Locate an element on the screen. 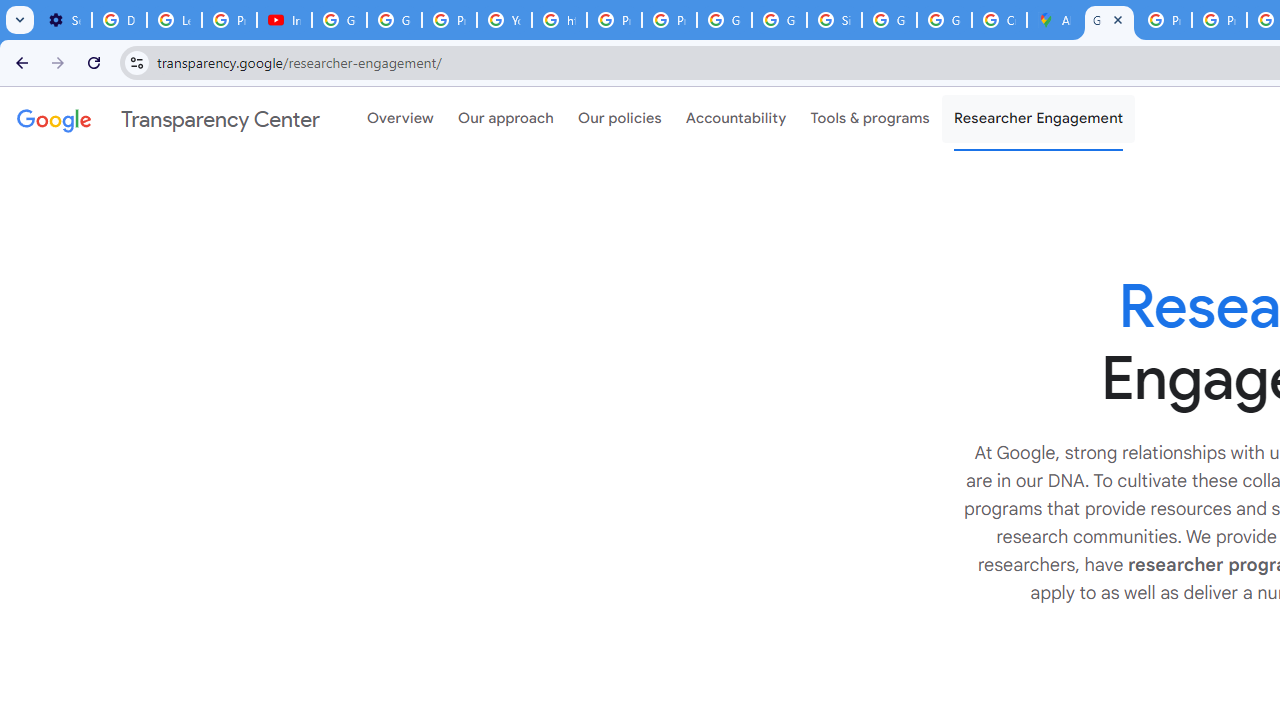 The image size is (1280, 720). 'Researcher Engagement' is located at coordinates (1038, 119).